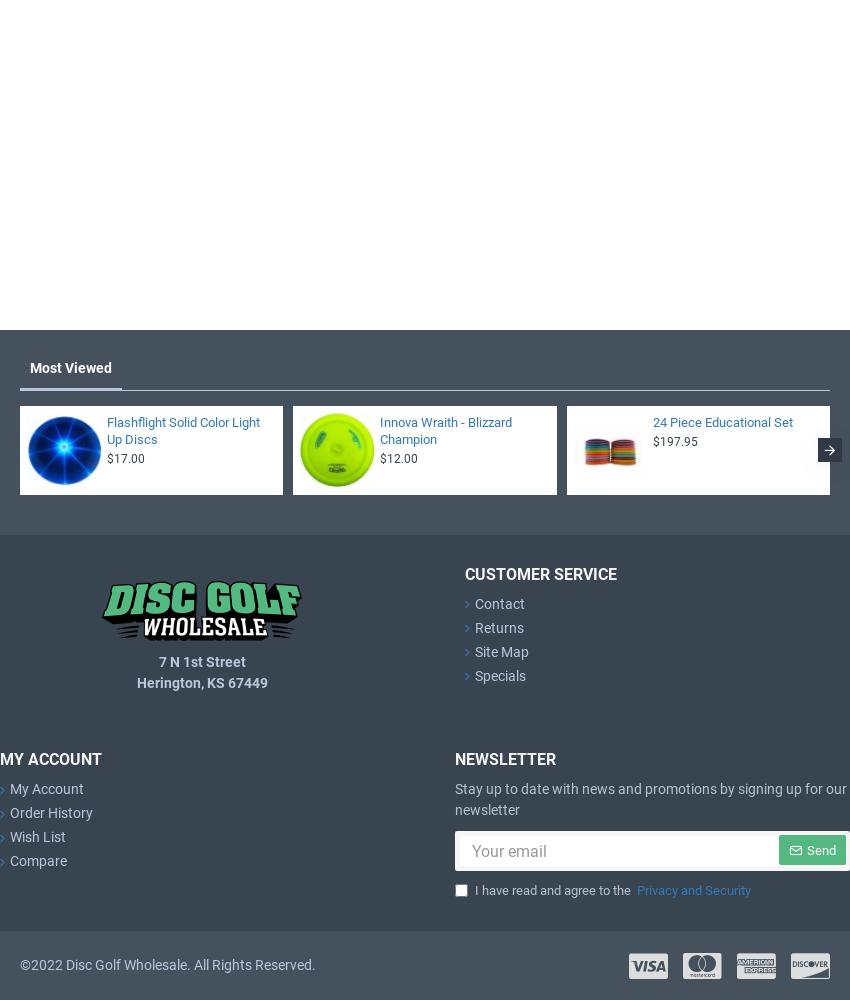 Image resolution: width=850 pixels, height=1000 pixels. I want to click on '24 Piece Educational Set', so click(652, 421).